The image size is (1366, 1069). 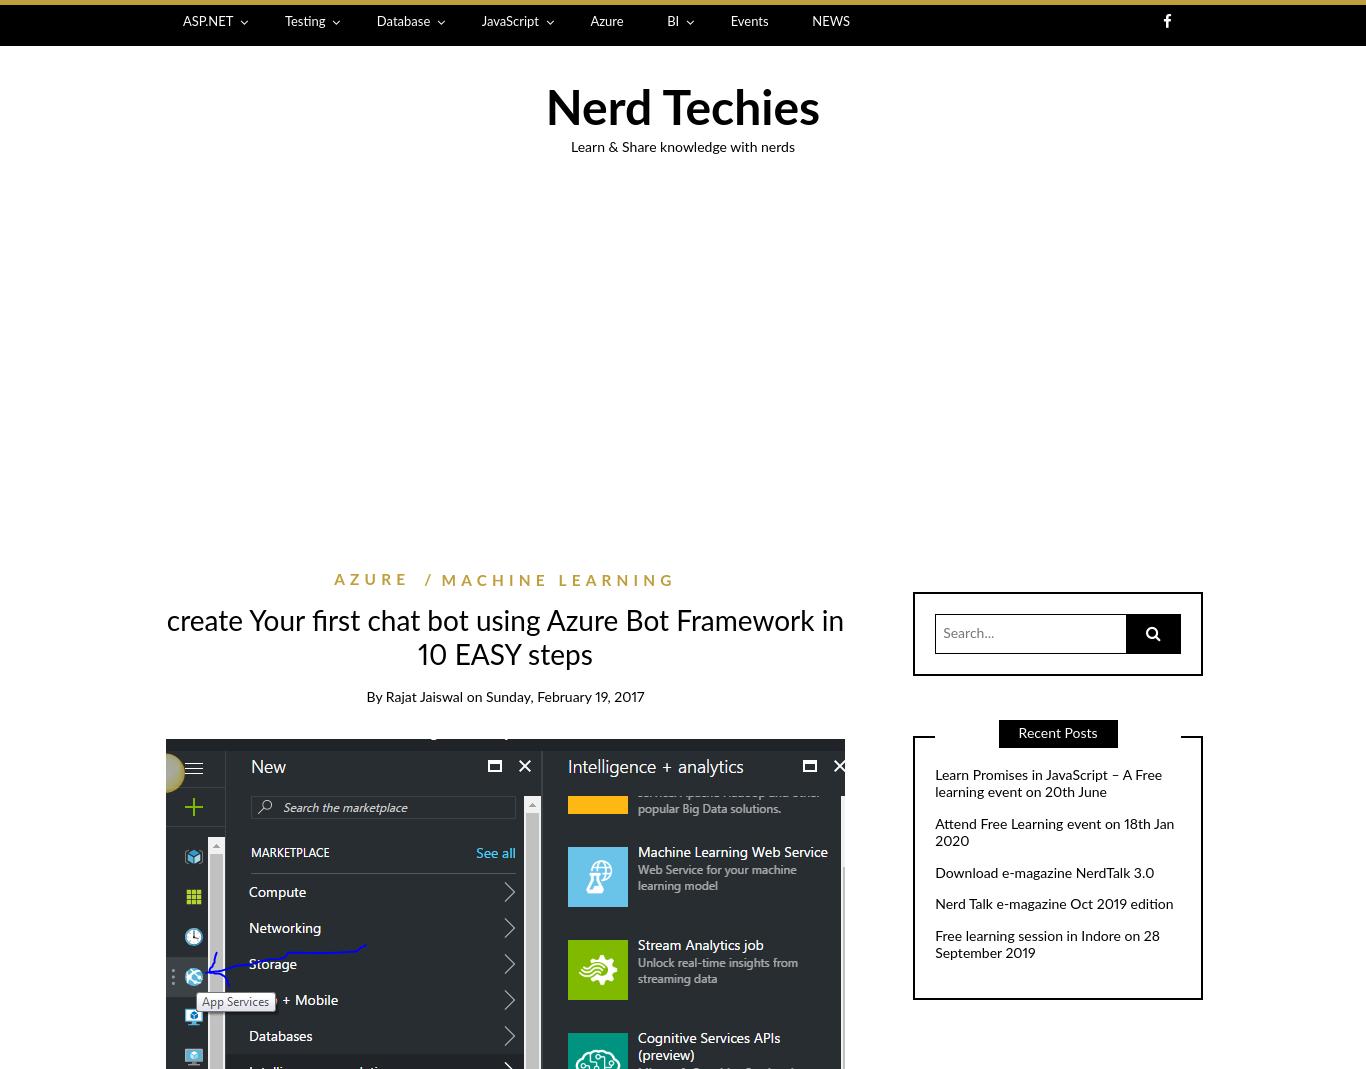 What do you see at coordinates (505, 638) in the screenshot?
I see `'create Your first chat bot using Azure Bot Framework in 10 EASY steps'` at bounding box center [505, 638].